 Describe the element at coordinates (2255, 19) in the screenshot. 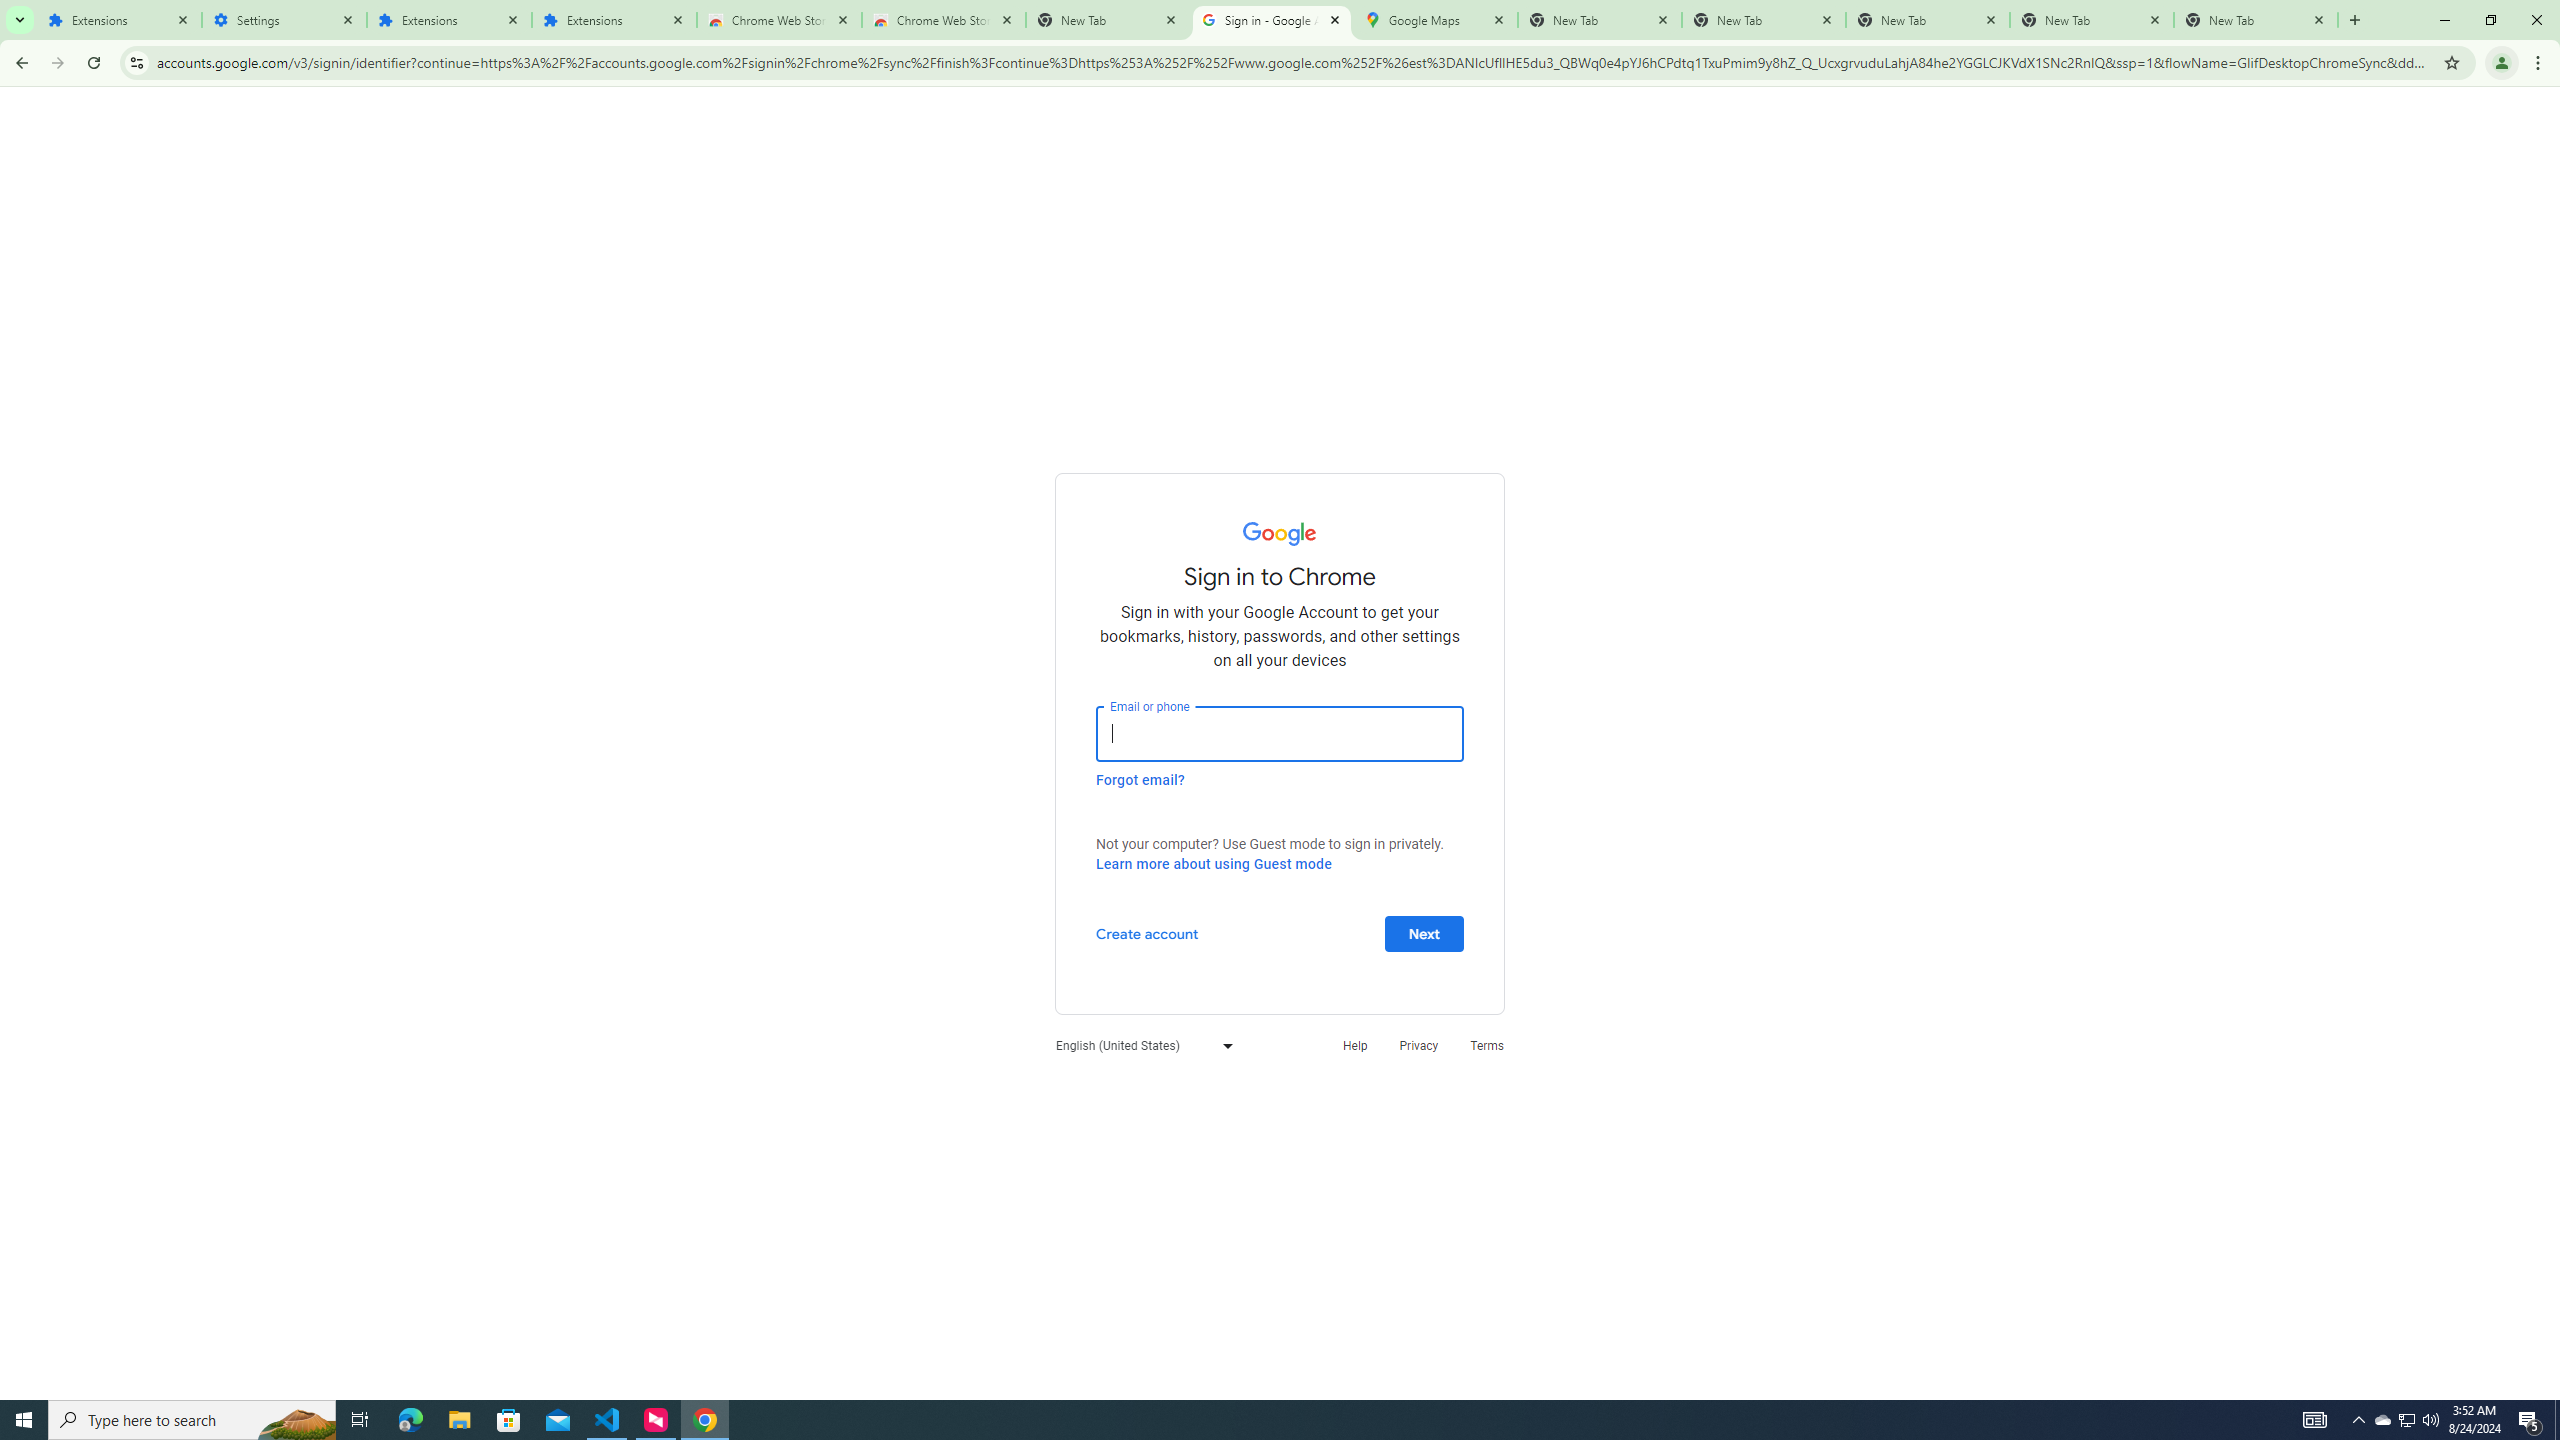

I see `'New Tab'` at that location.